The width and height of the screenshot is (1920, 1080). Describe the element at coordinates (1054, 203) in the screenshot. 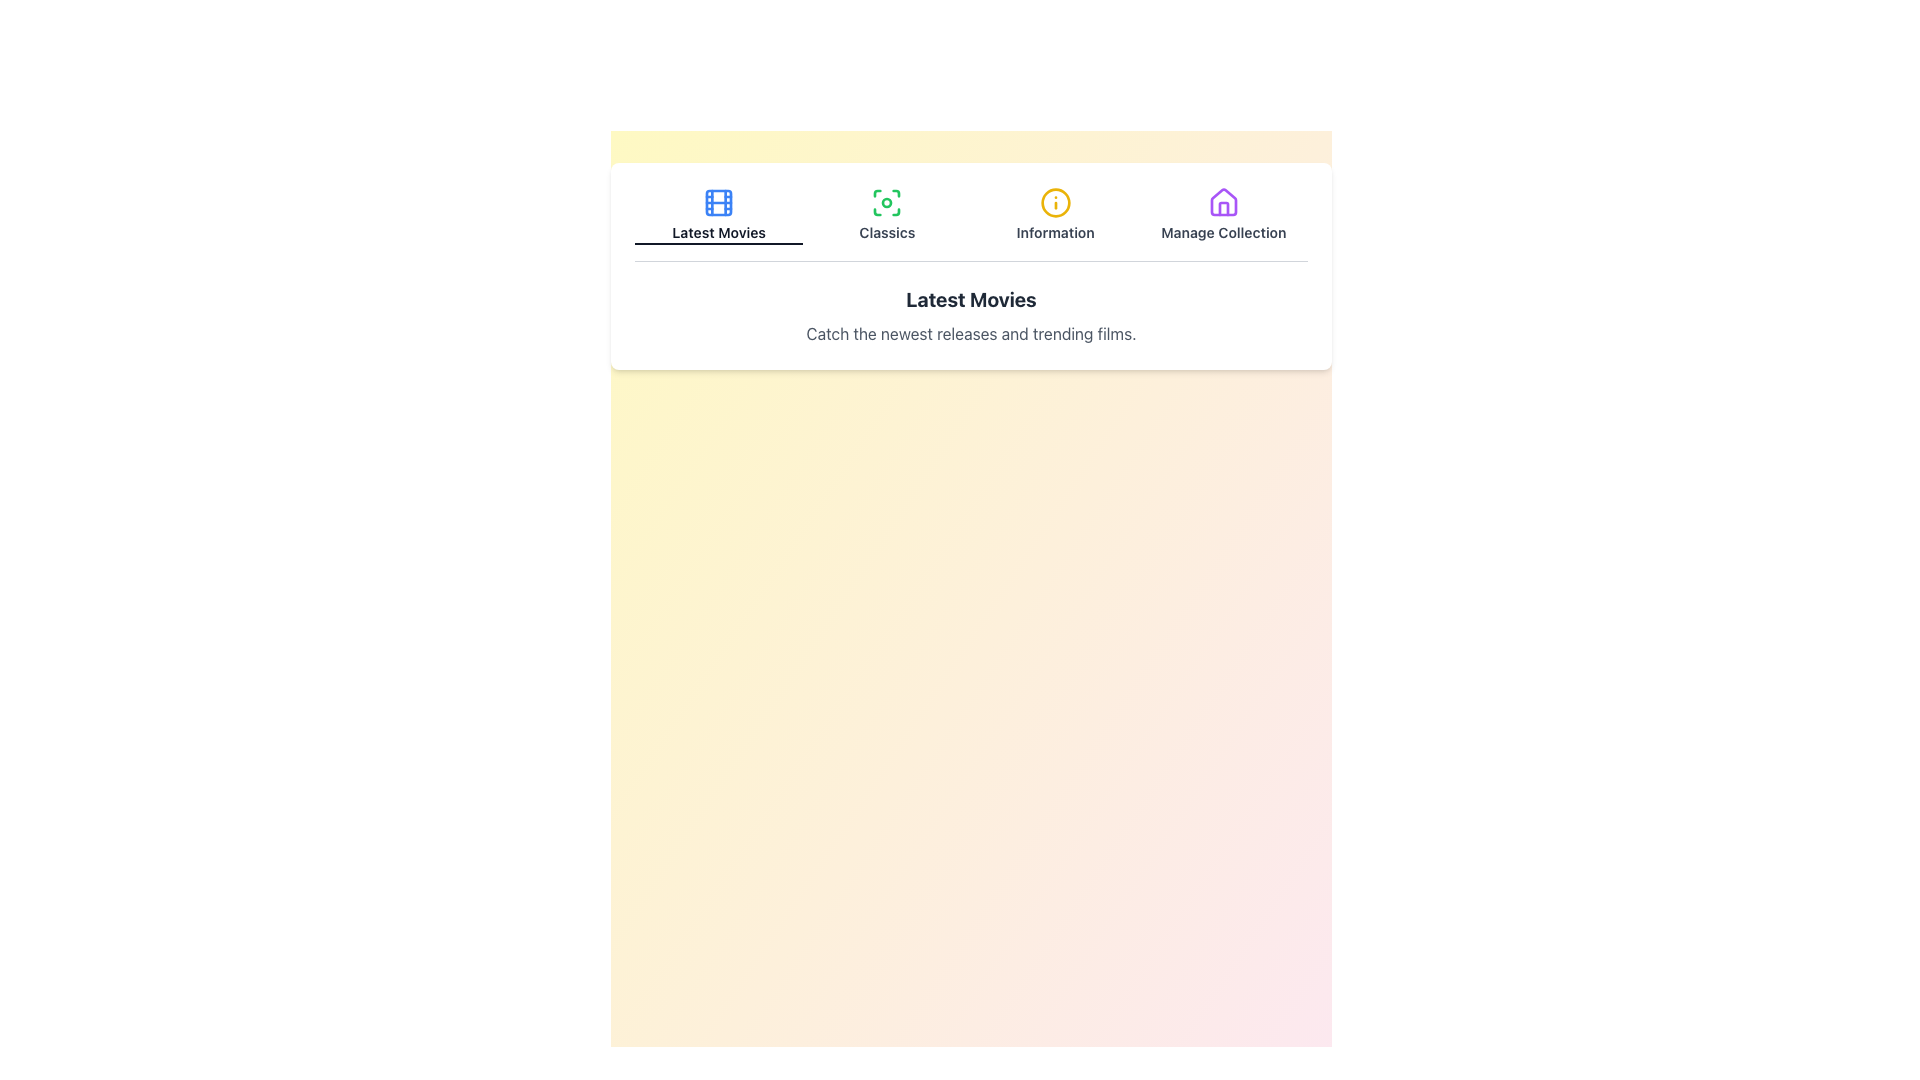

I see `the 'Information' icon located in the top-center navigation menu, which is the third icon from the left` at that location.